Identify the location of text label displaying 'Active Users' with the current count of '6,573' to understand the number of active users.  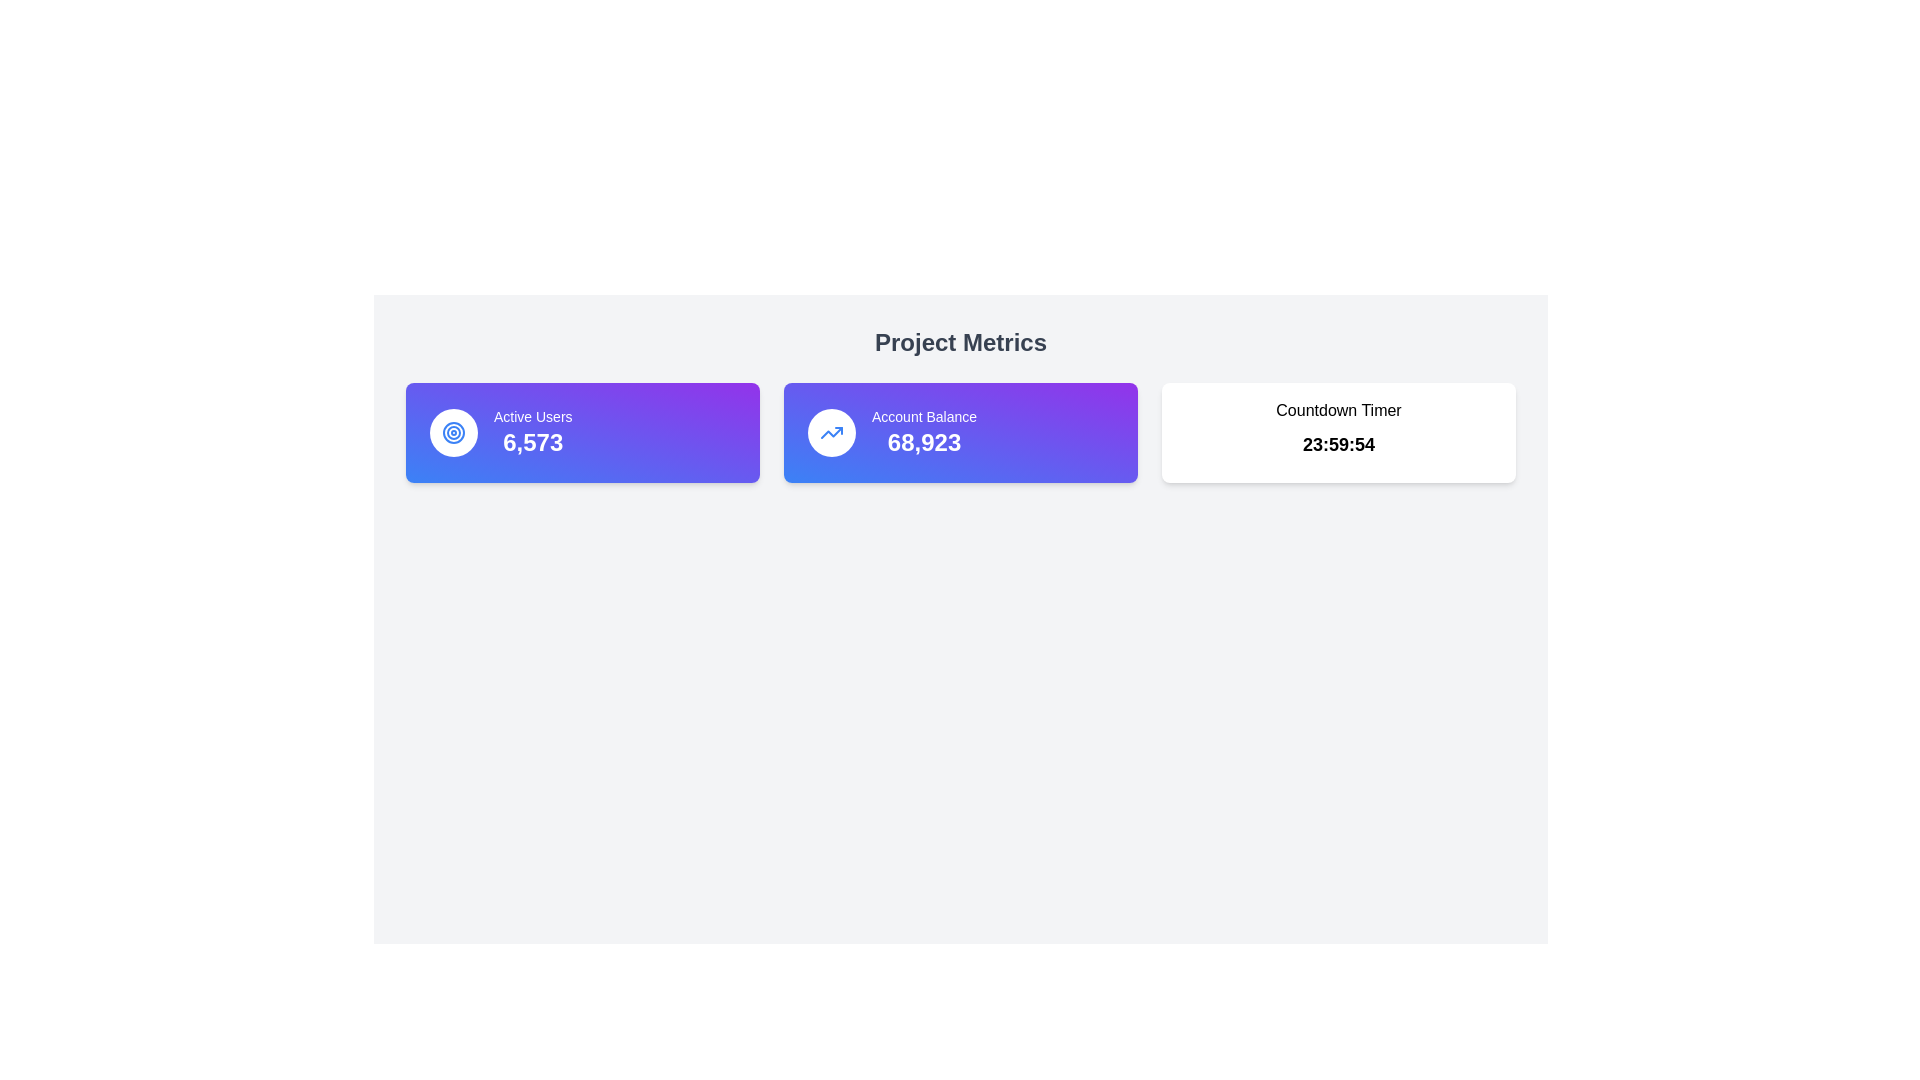
(533, 431).